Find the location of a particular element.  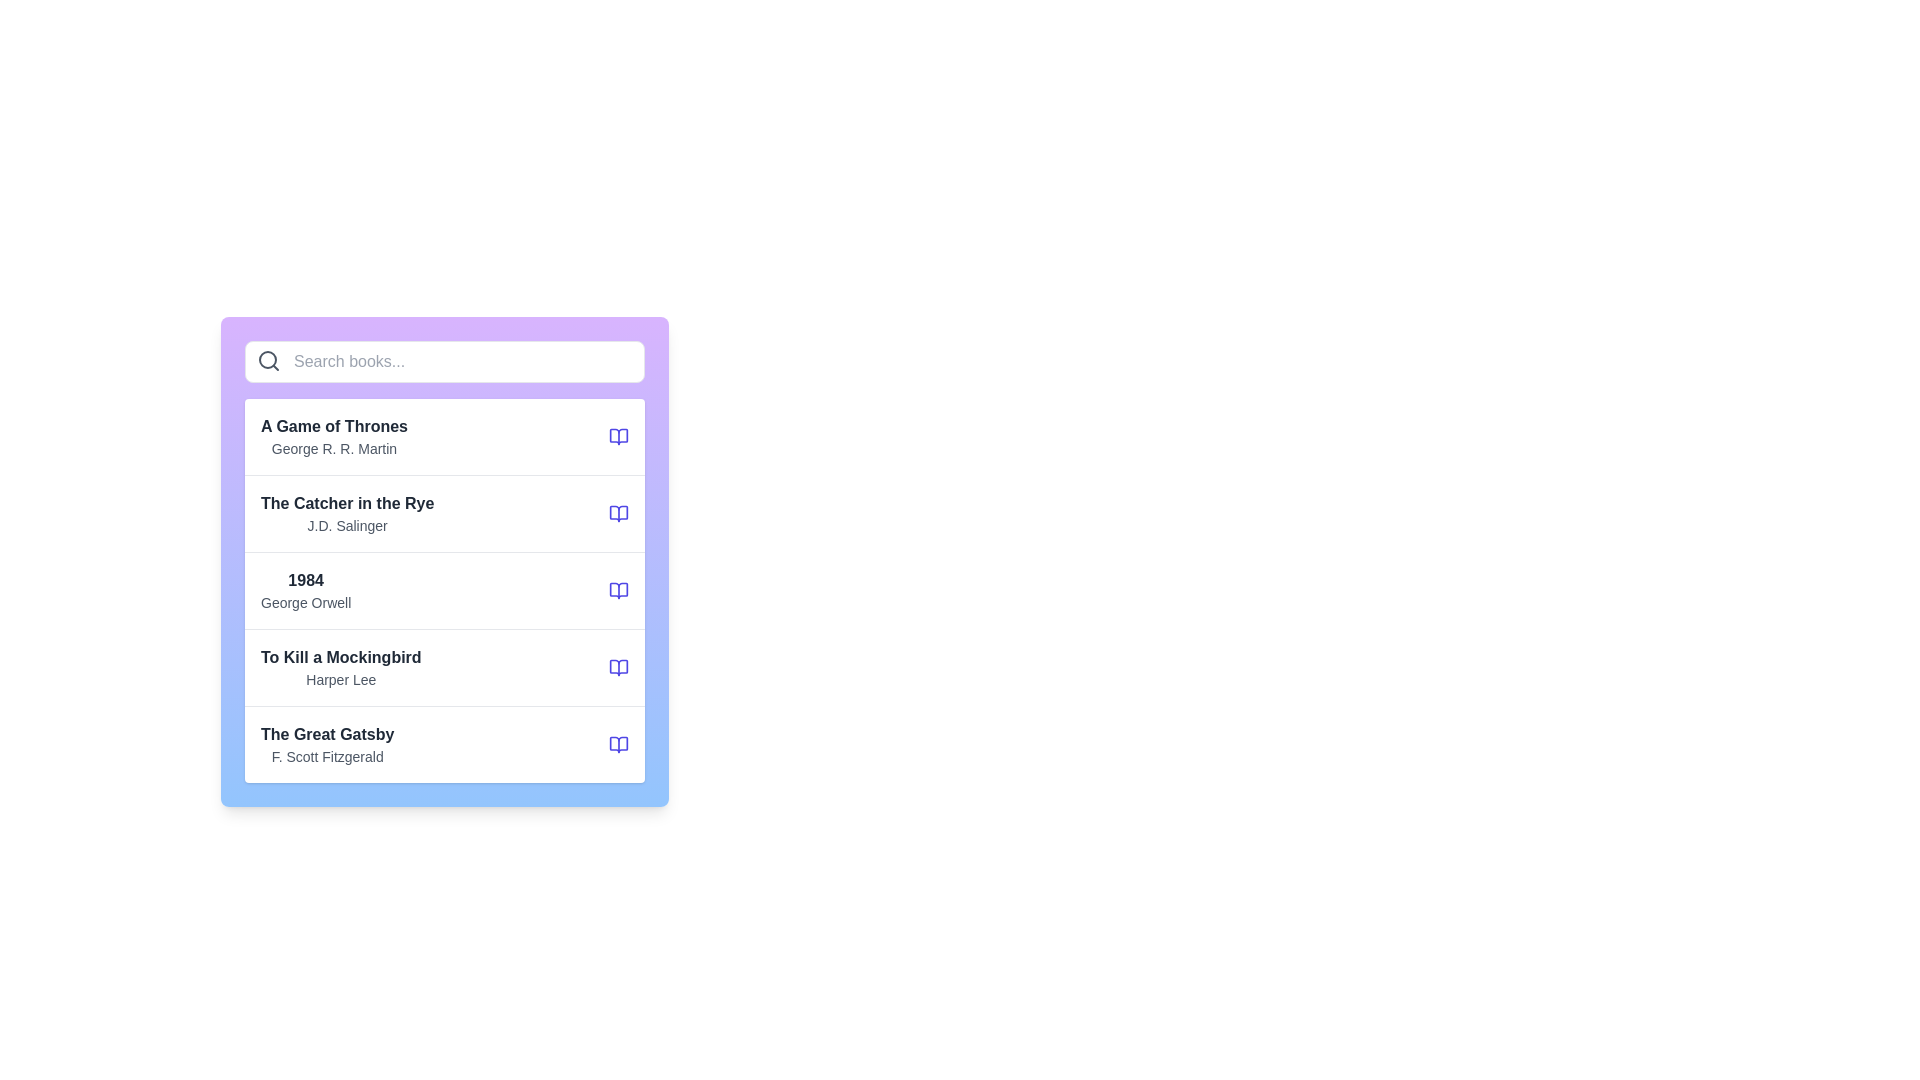

the selectable list item for 'The Great Gatsby' is located at coordinates (444, 744).